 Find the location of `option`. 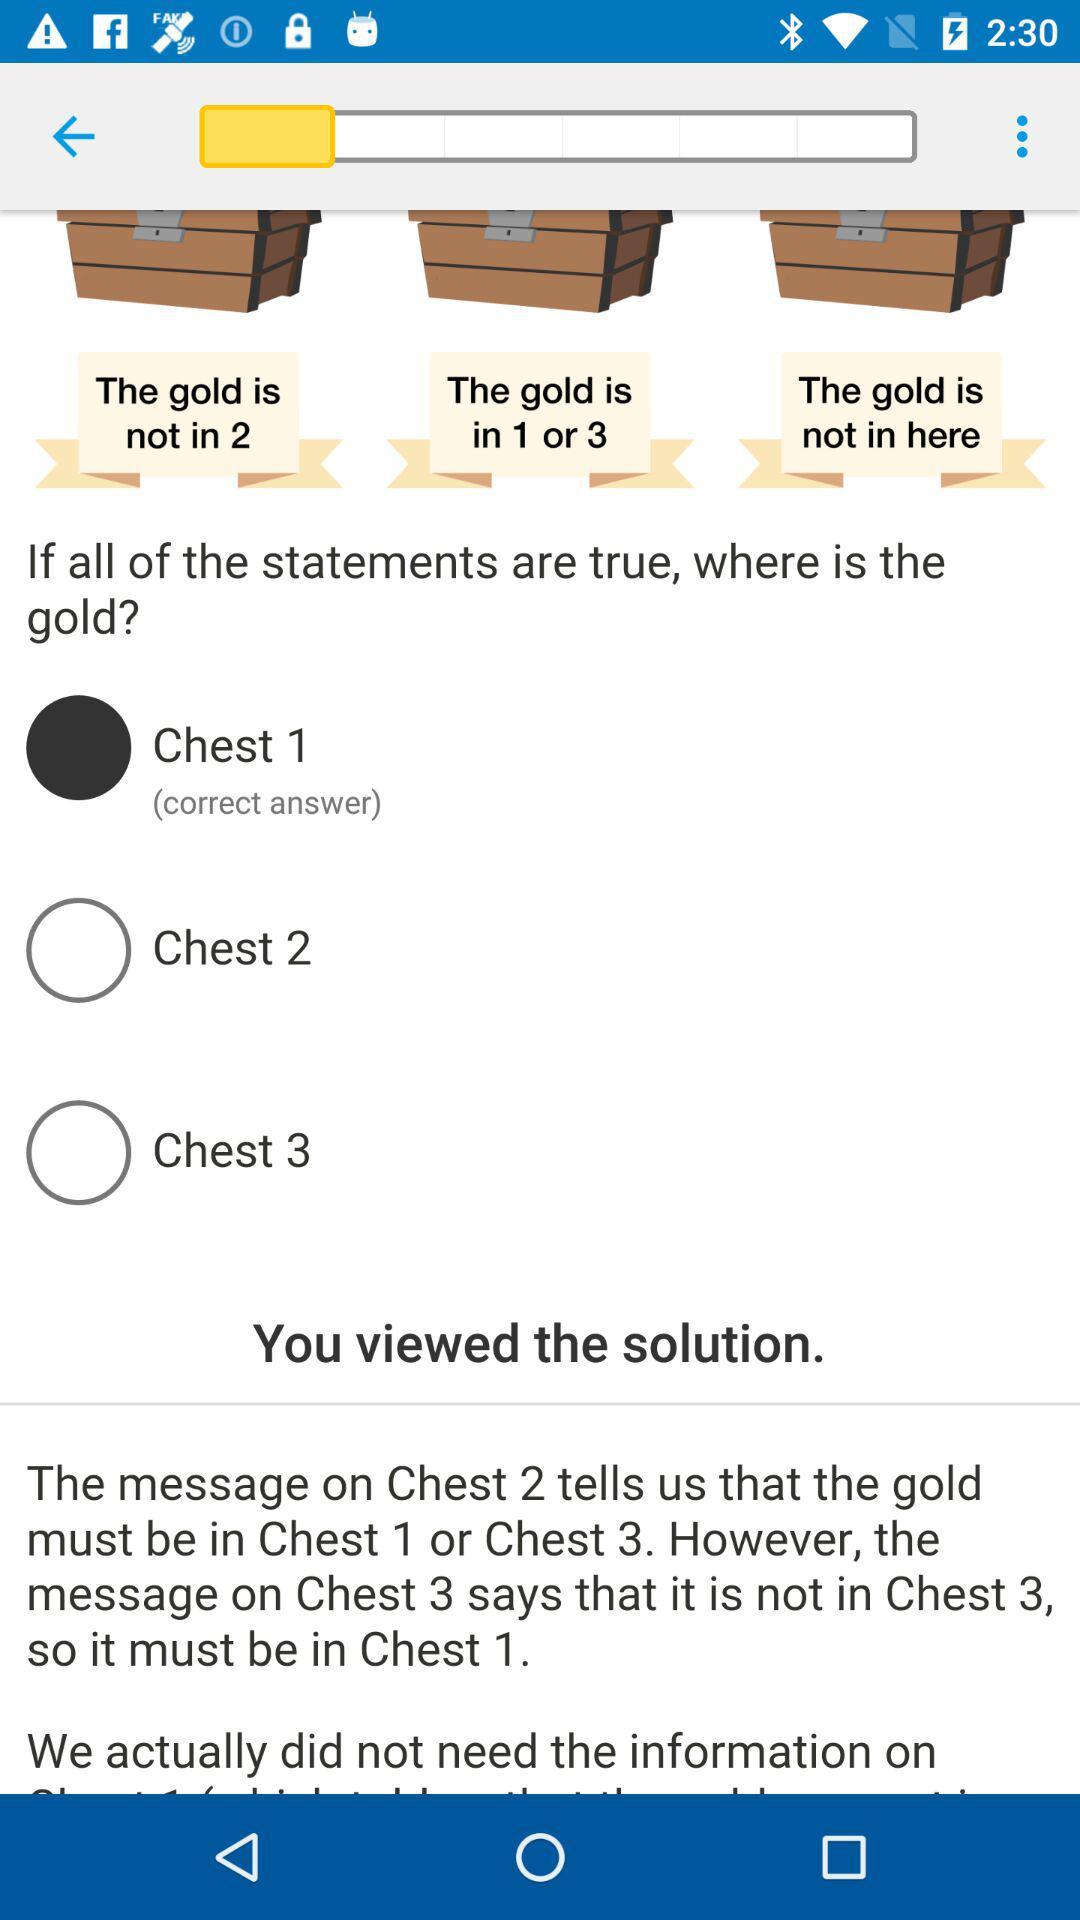

option is located at coordinates (601, 1152).